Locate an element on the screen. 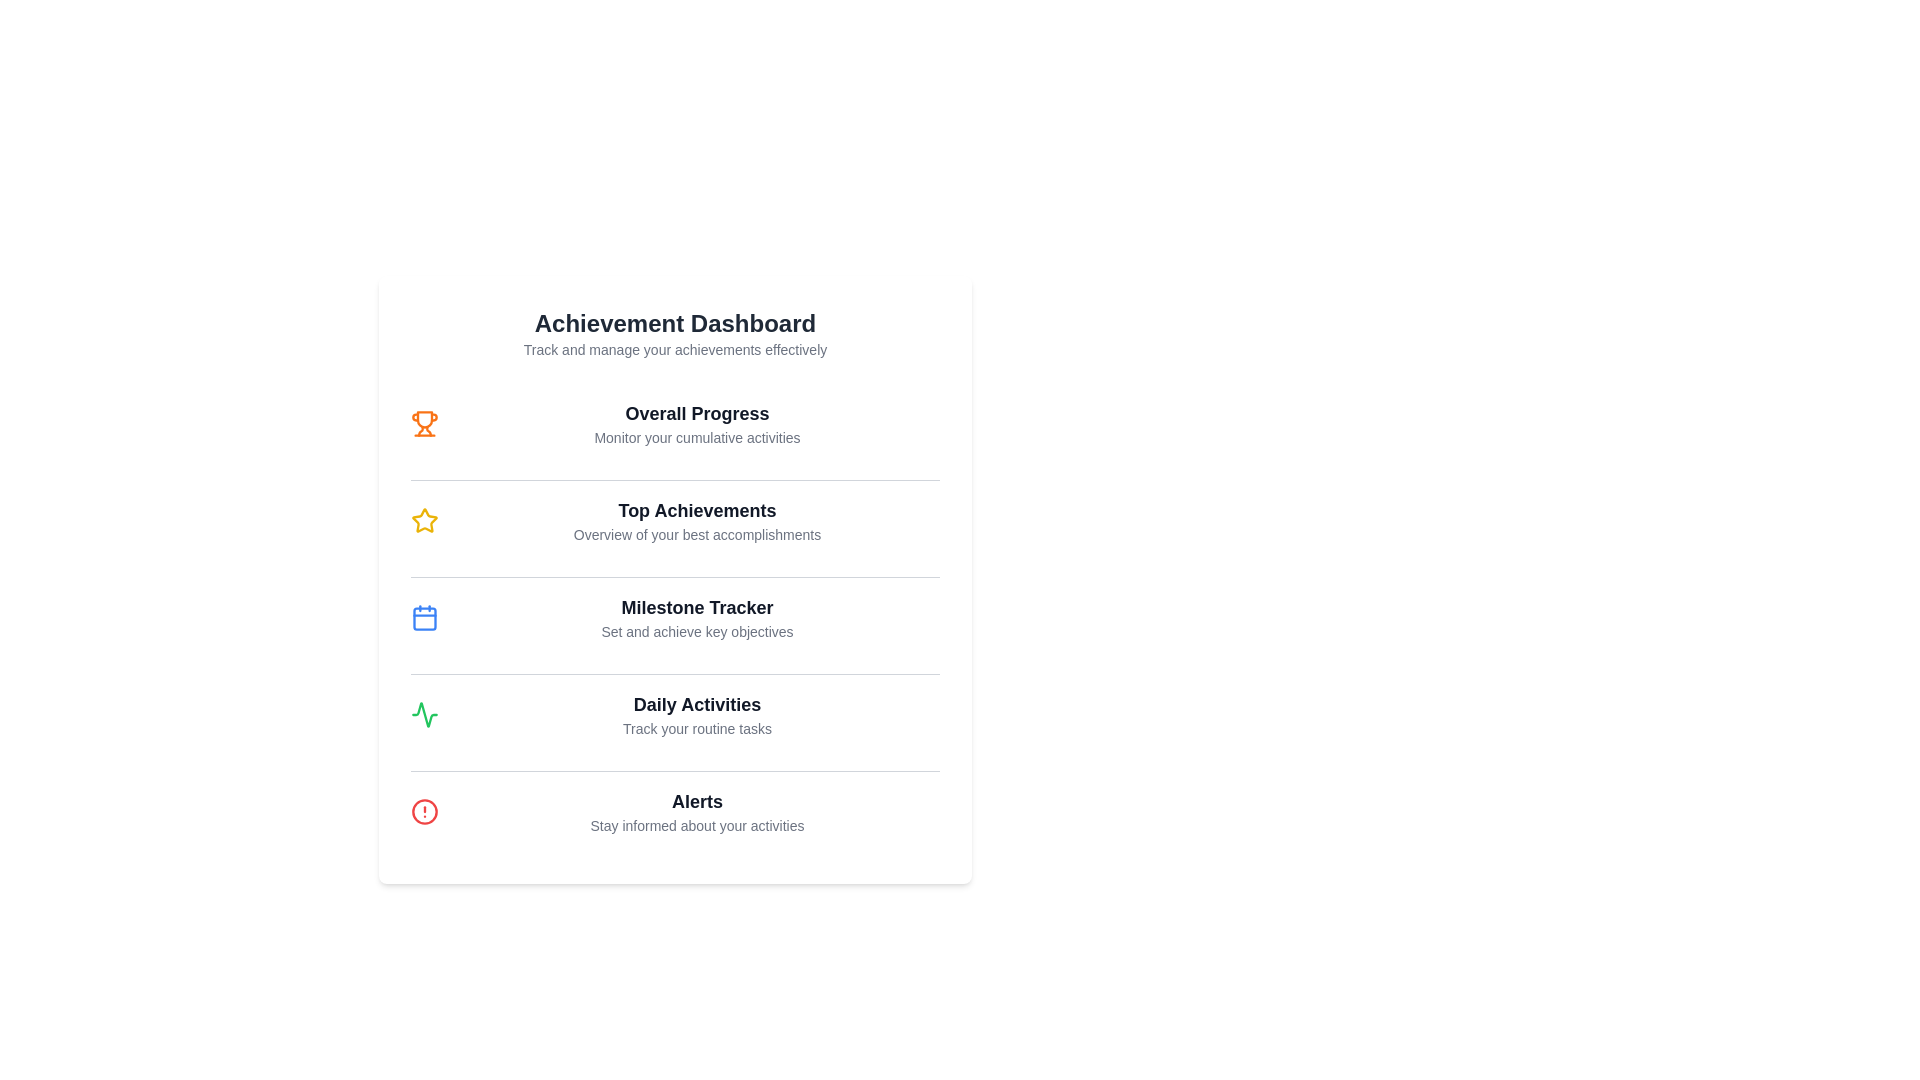 The image size is (1920, 1080). the 'Daily Activities' text label, which is styled with a larger bold font in dark gray, positioned centrally above the smaller text 'Track your routine tasks' is located at coordinates (697, 704).